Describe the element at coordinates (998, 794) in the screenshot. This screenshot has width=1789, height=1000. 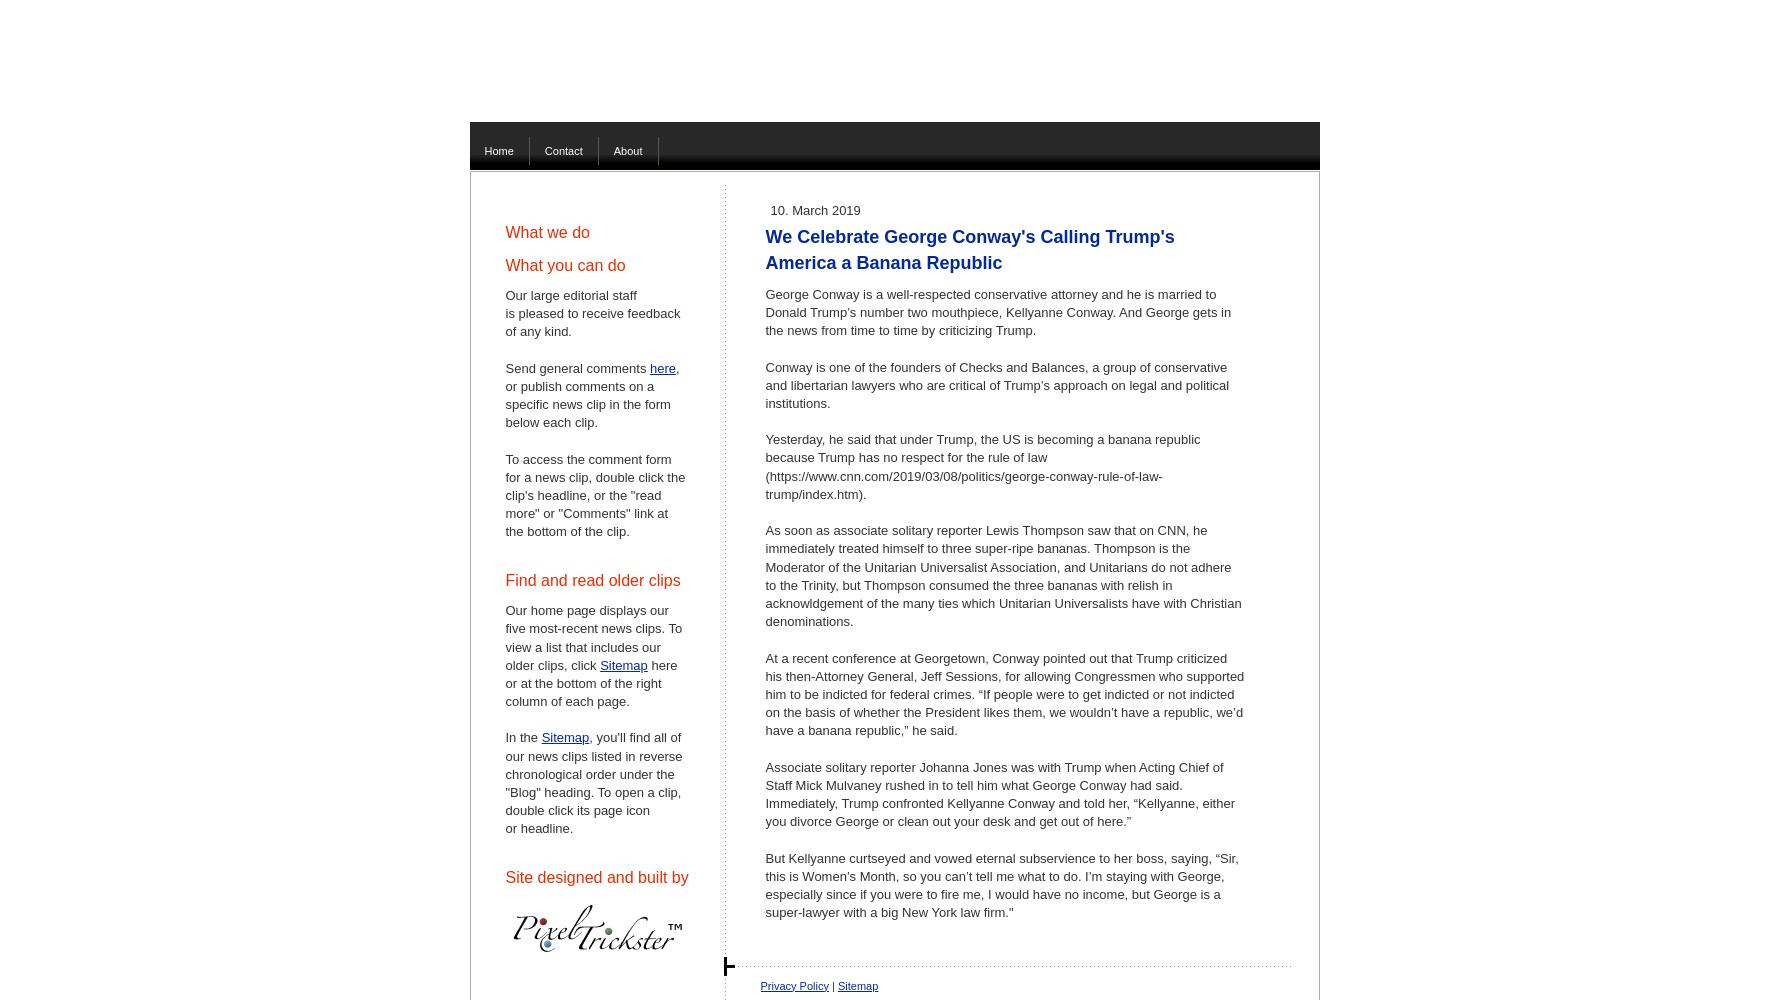
I see `'Associate solitary reporter Johanna Jones was with Trump when Acting Chief of Staff Mick Mulvaney rushed in to tell him what George Conway had said. Immediately, Trump confronted Kellyanne Conway
    and told her, “Kellyanne, either you divorce George or clean out your desk and get out of here.”'` at that location.